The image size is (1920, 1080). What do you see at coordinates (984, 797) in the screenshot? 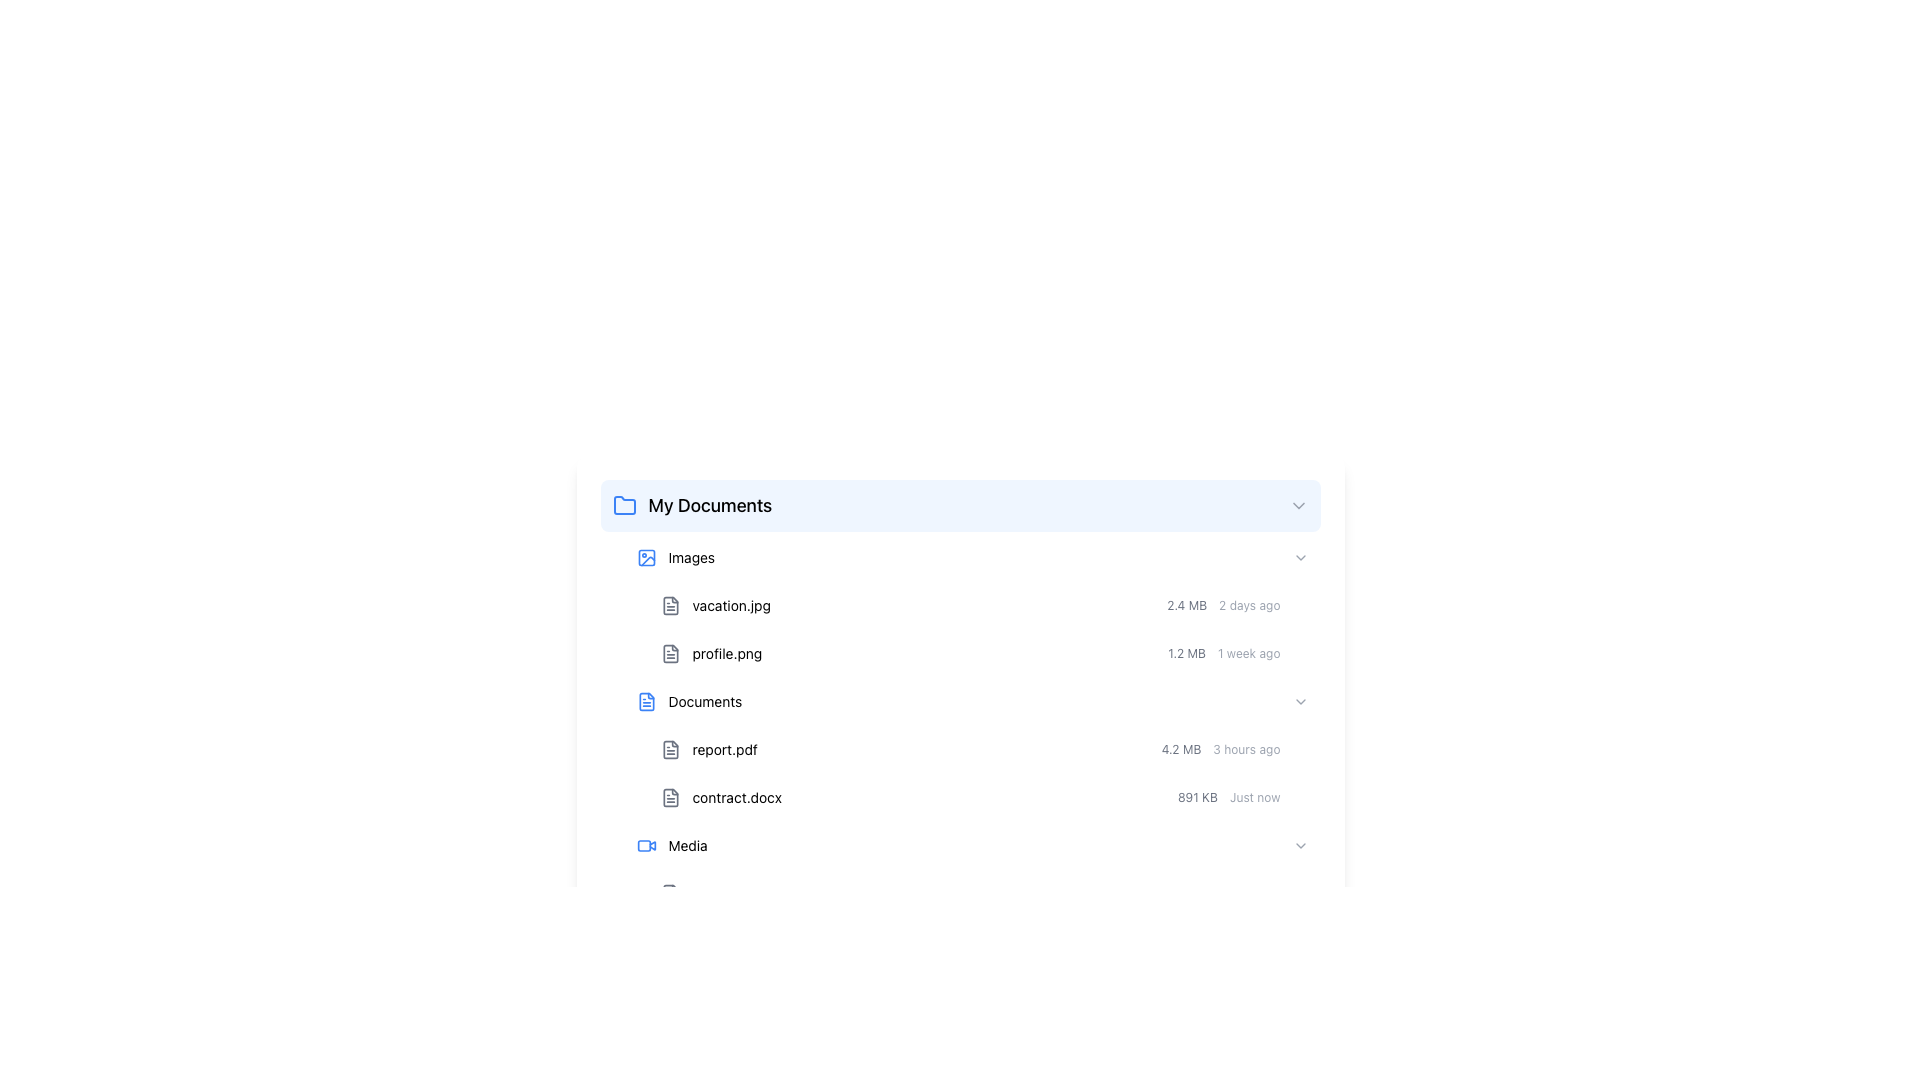
I see `to select the document file listed as the second item under the 'Documents' section, located below 'report.pdf'` at bounding box center [984, 797].